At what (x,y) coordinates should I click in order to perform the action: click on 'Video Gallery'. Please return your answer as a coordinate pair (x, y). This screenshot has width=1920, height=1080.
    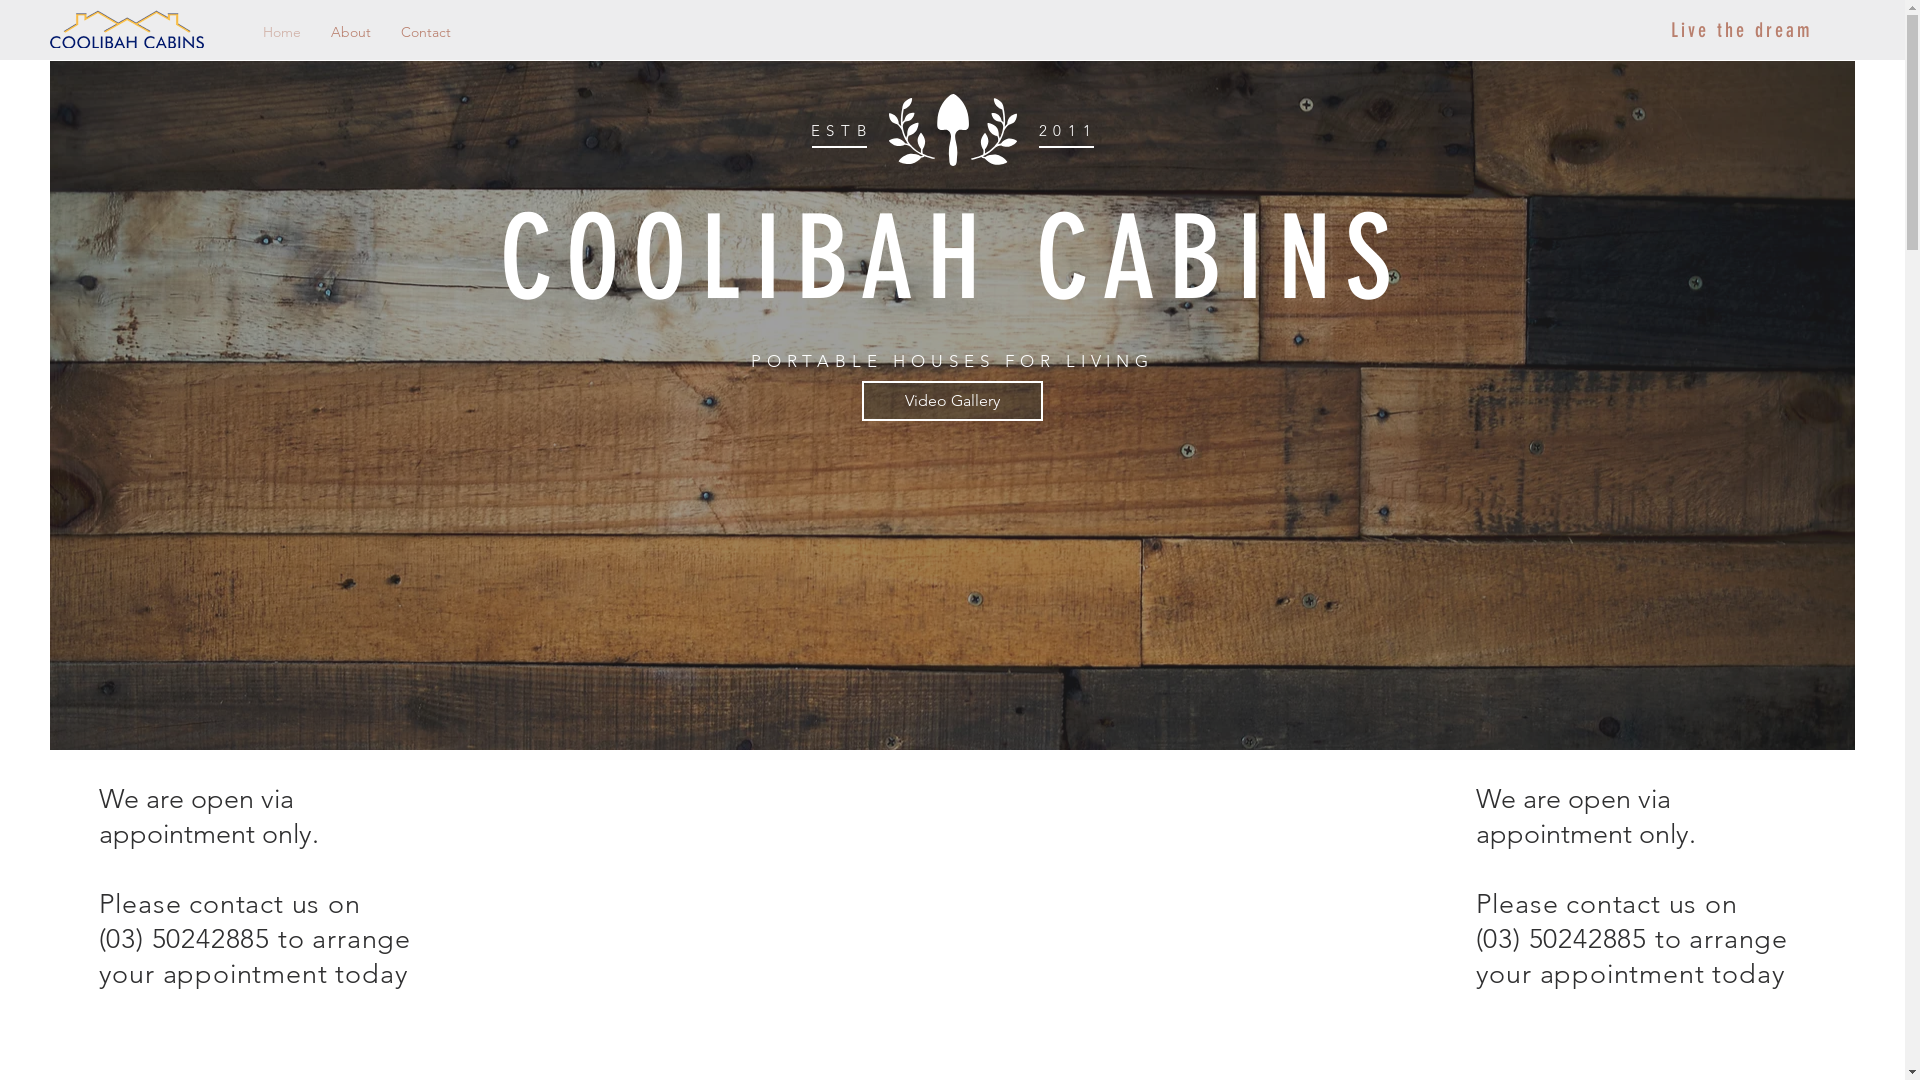
    Looking at the image, I should click on (951, 401).